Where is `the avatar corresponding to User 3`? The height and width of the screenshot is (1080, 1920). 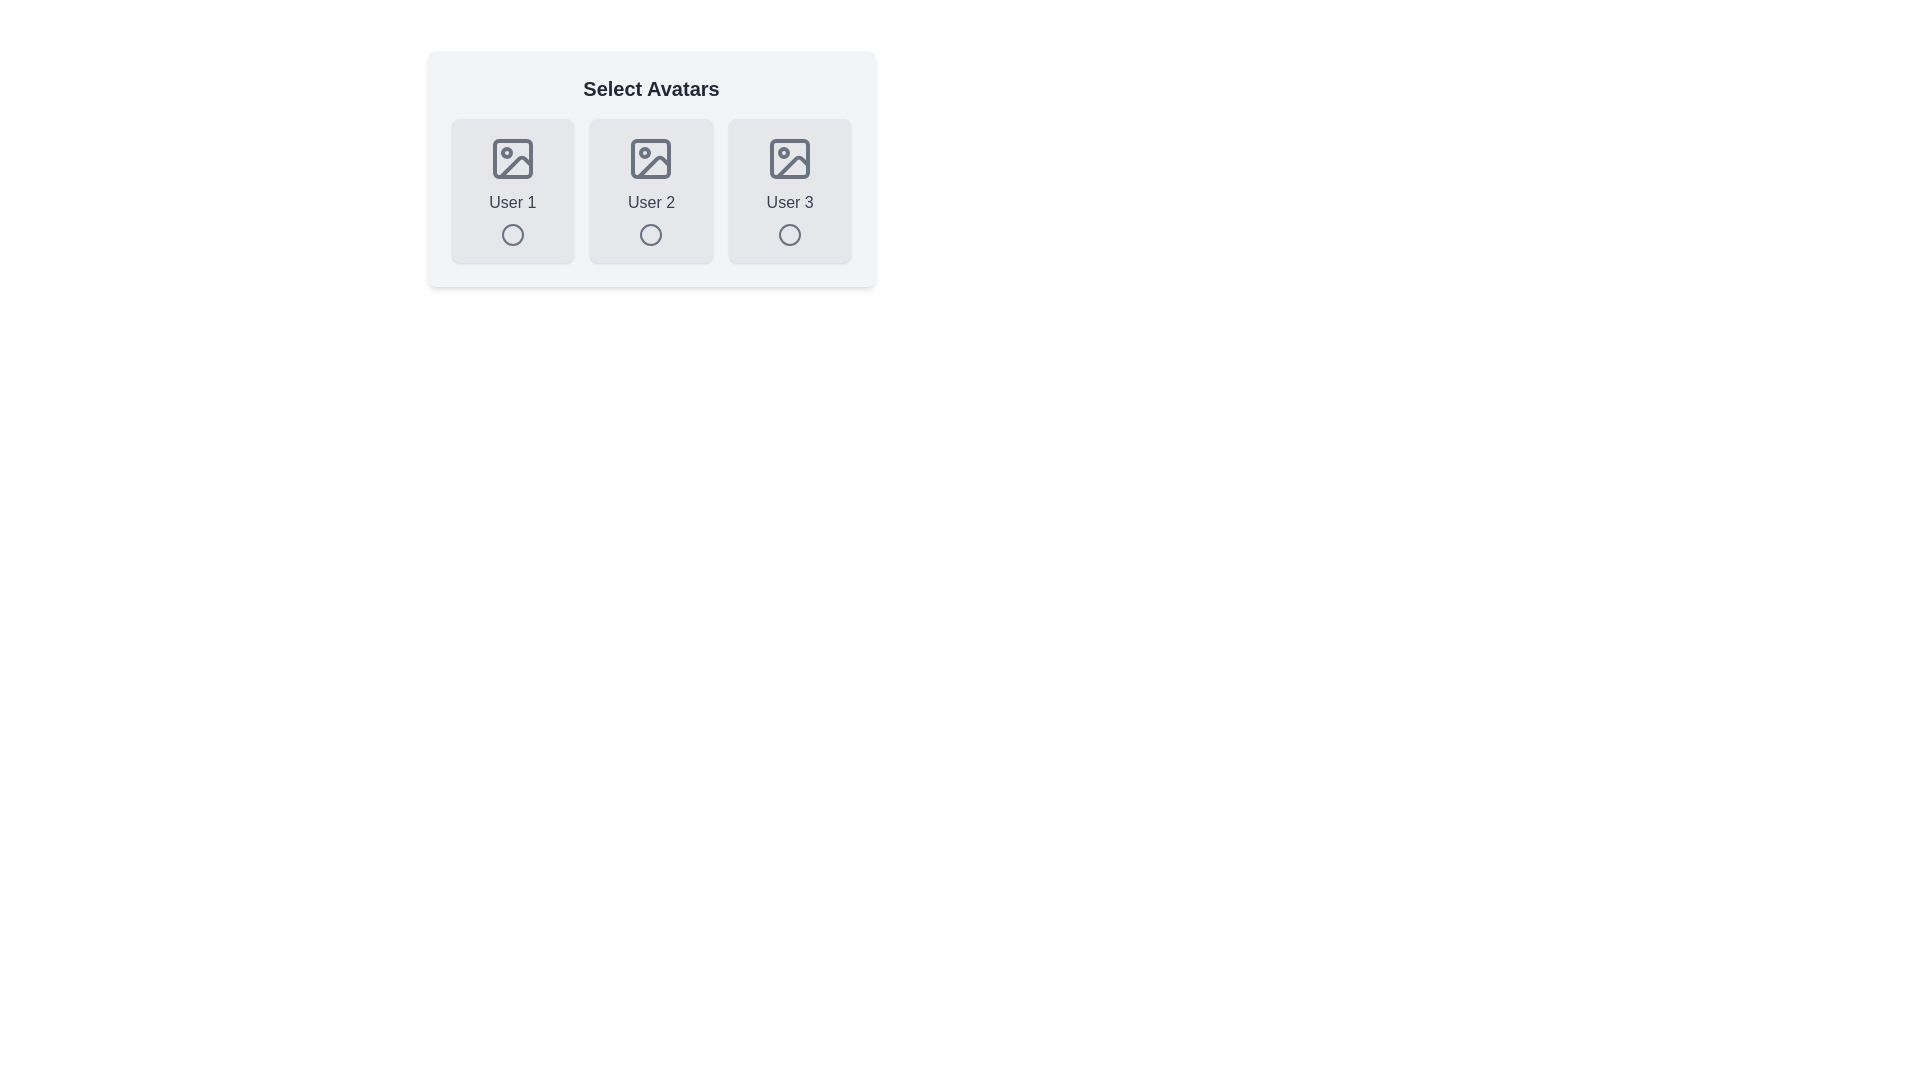
the avatar corresponding to User 3 is located at coordinates (789, 191).